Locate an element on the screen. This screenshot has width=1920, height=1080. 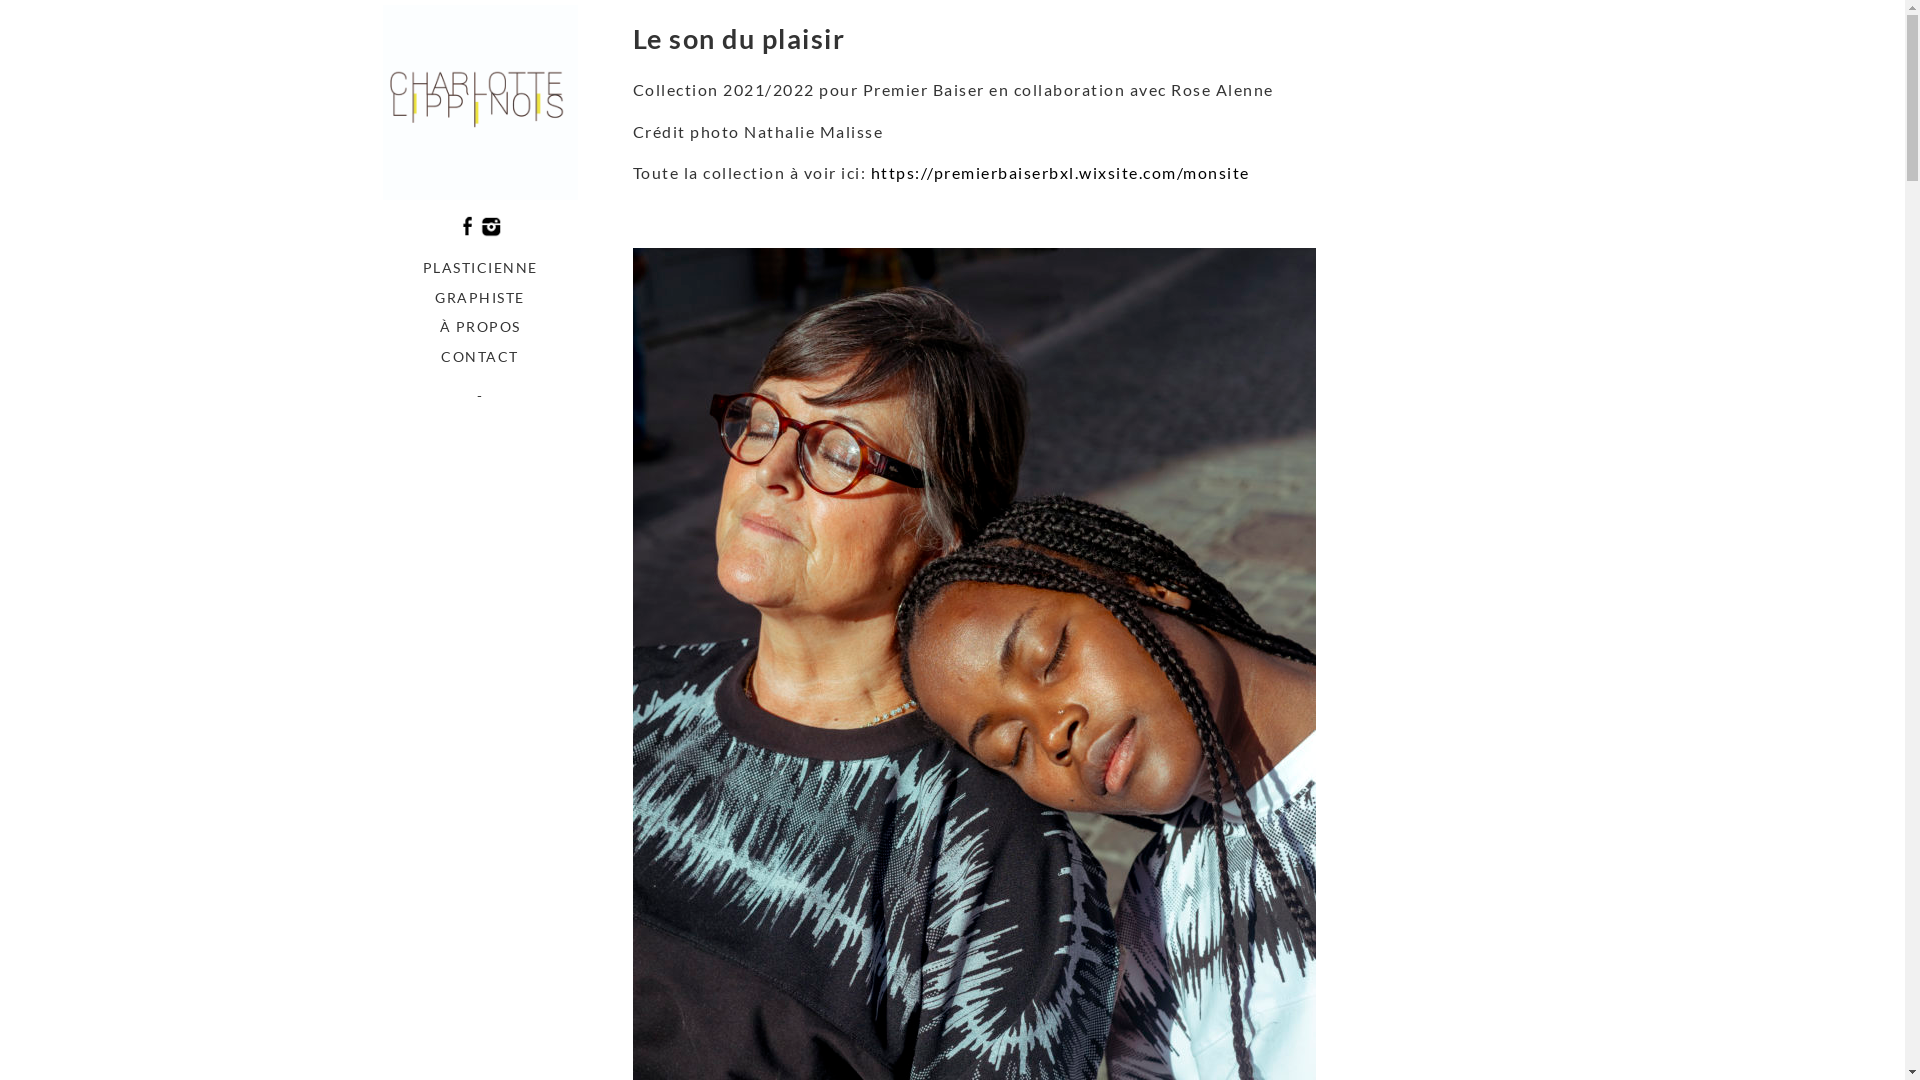
'PLASTICIENNE' is located at coordinates (478, 266).